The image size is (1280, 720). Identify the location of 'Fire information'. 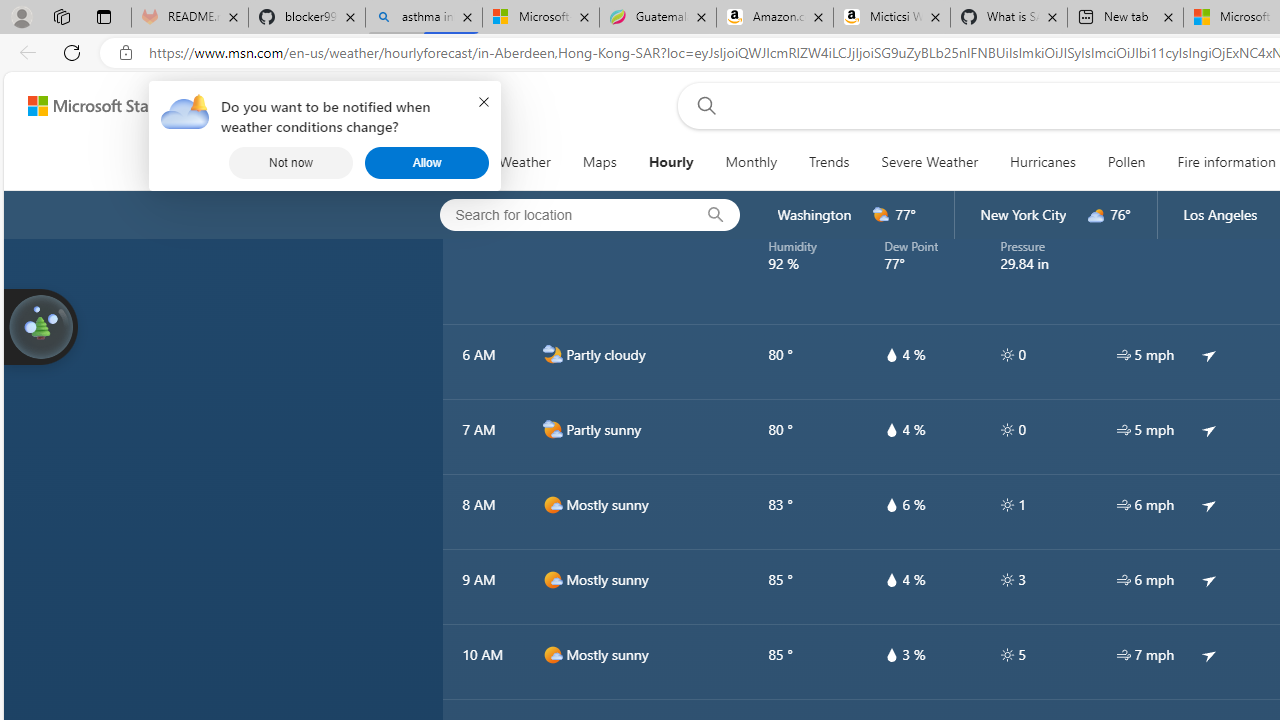
(1225, 162).